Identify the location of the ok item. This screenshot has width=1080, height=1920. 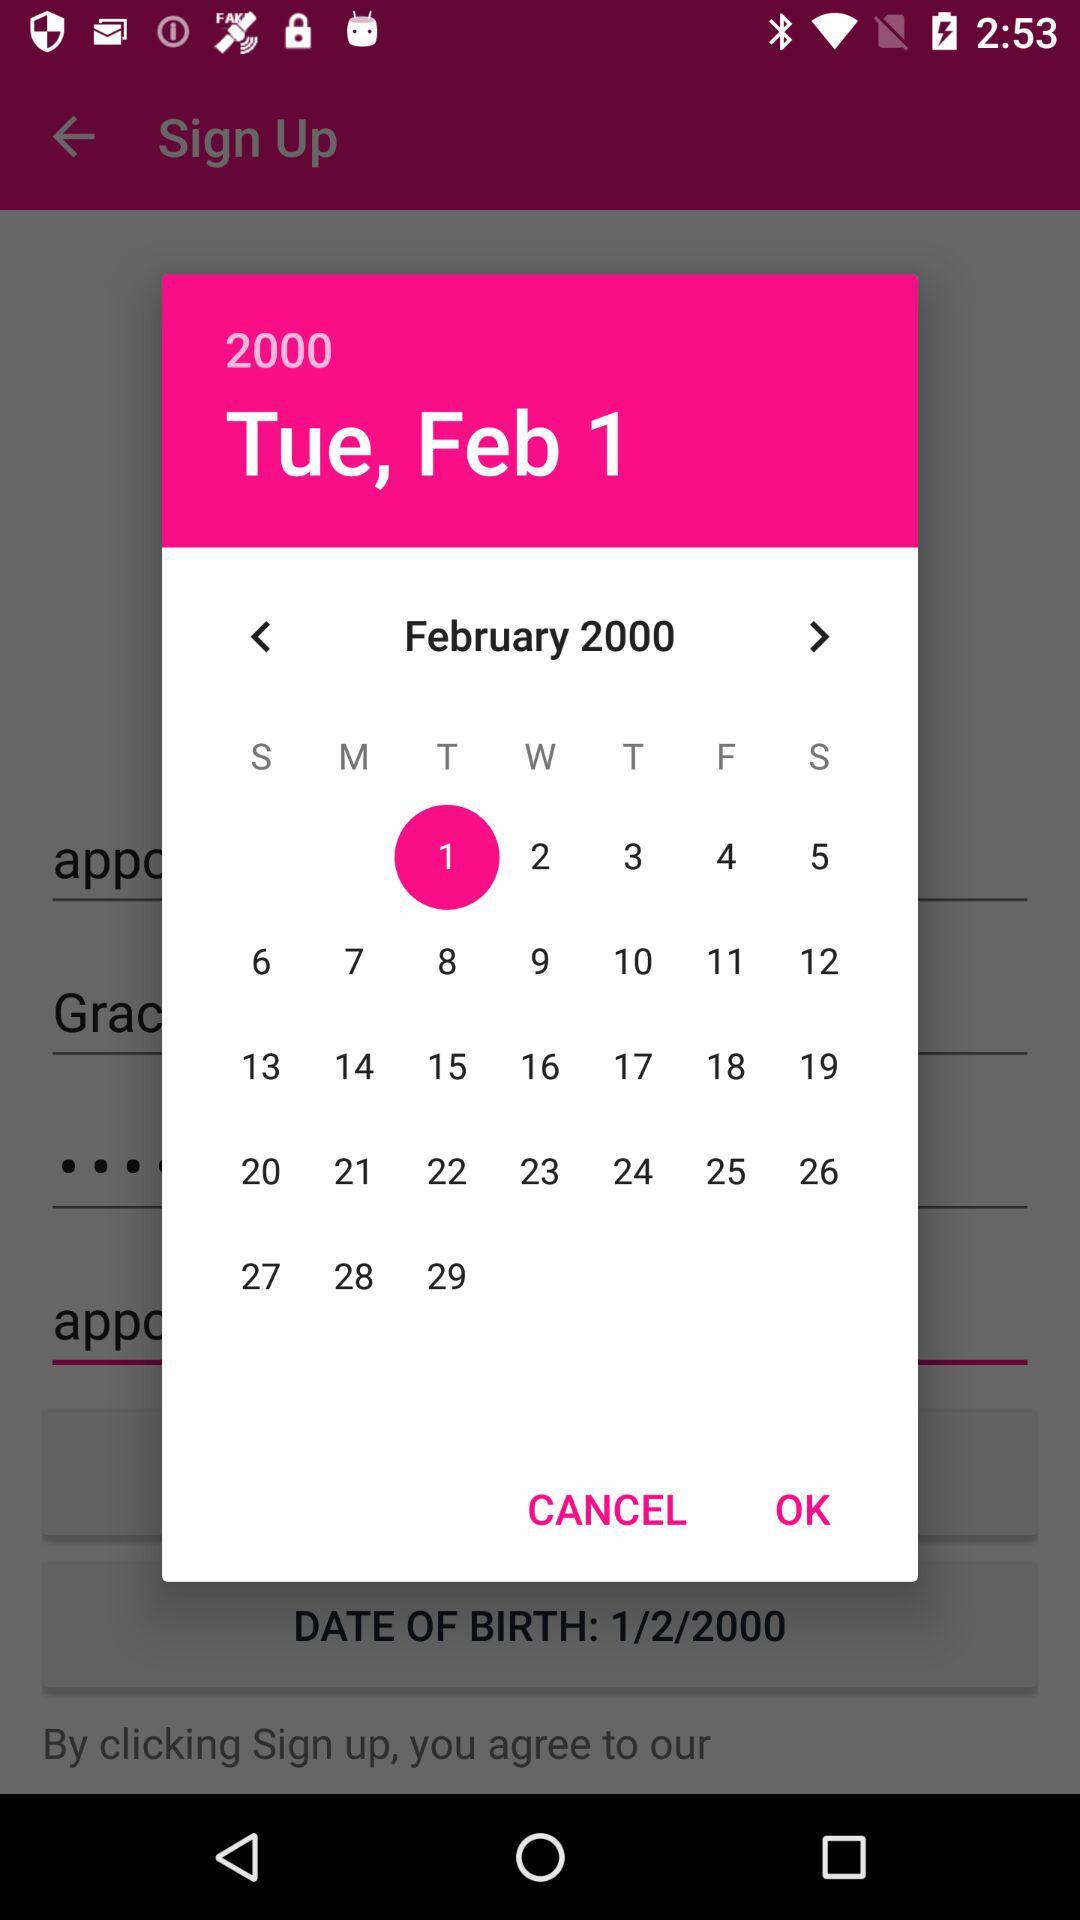
(801, 1508).